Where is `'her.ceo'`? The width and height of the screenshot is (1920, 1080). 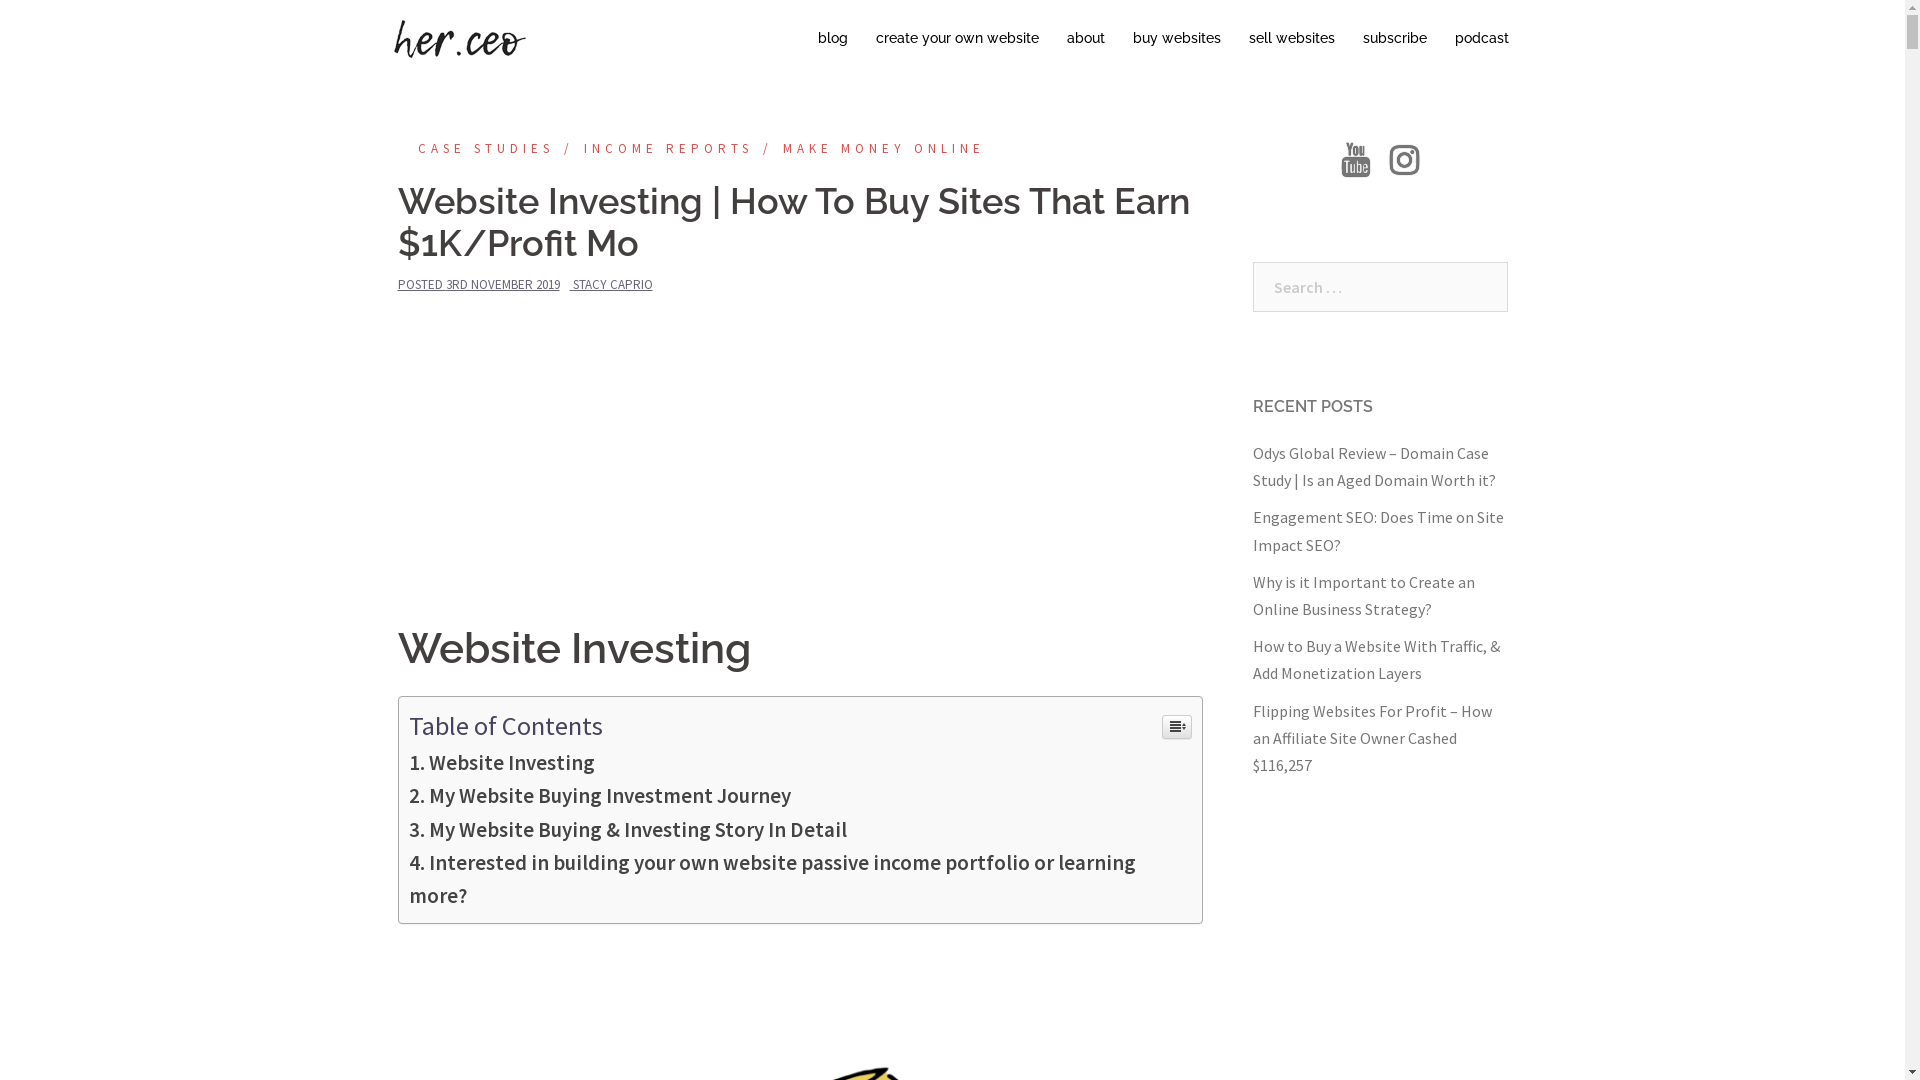
'her.ceo' is located at coordinates (456, 37).